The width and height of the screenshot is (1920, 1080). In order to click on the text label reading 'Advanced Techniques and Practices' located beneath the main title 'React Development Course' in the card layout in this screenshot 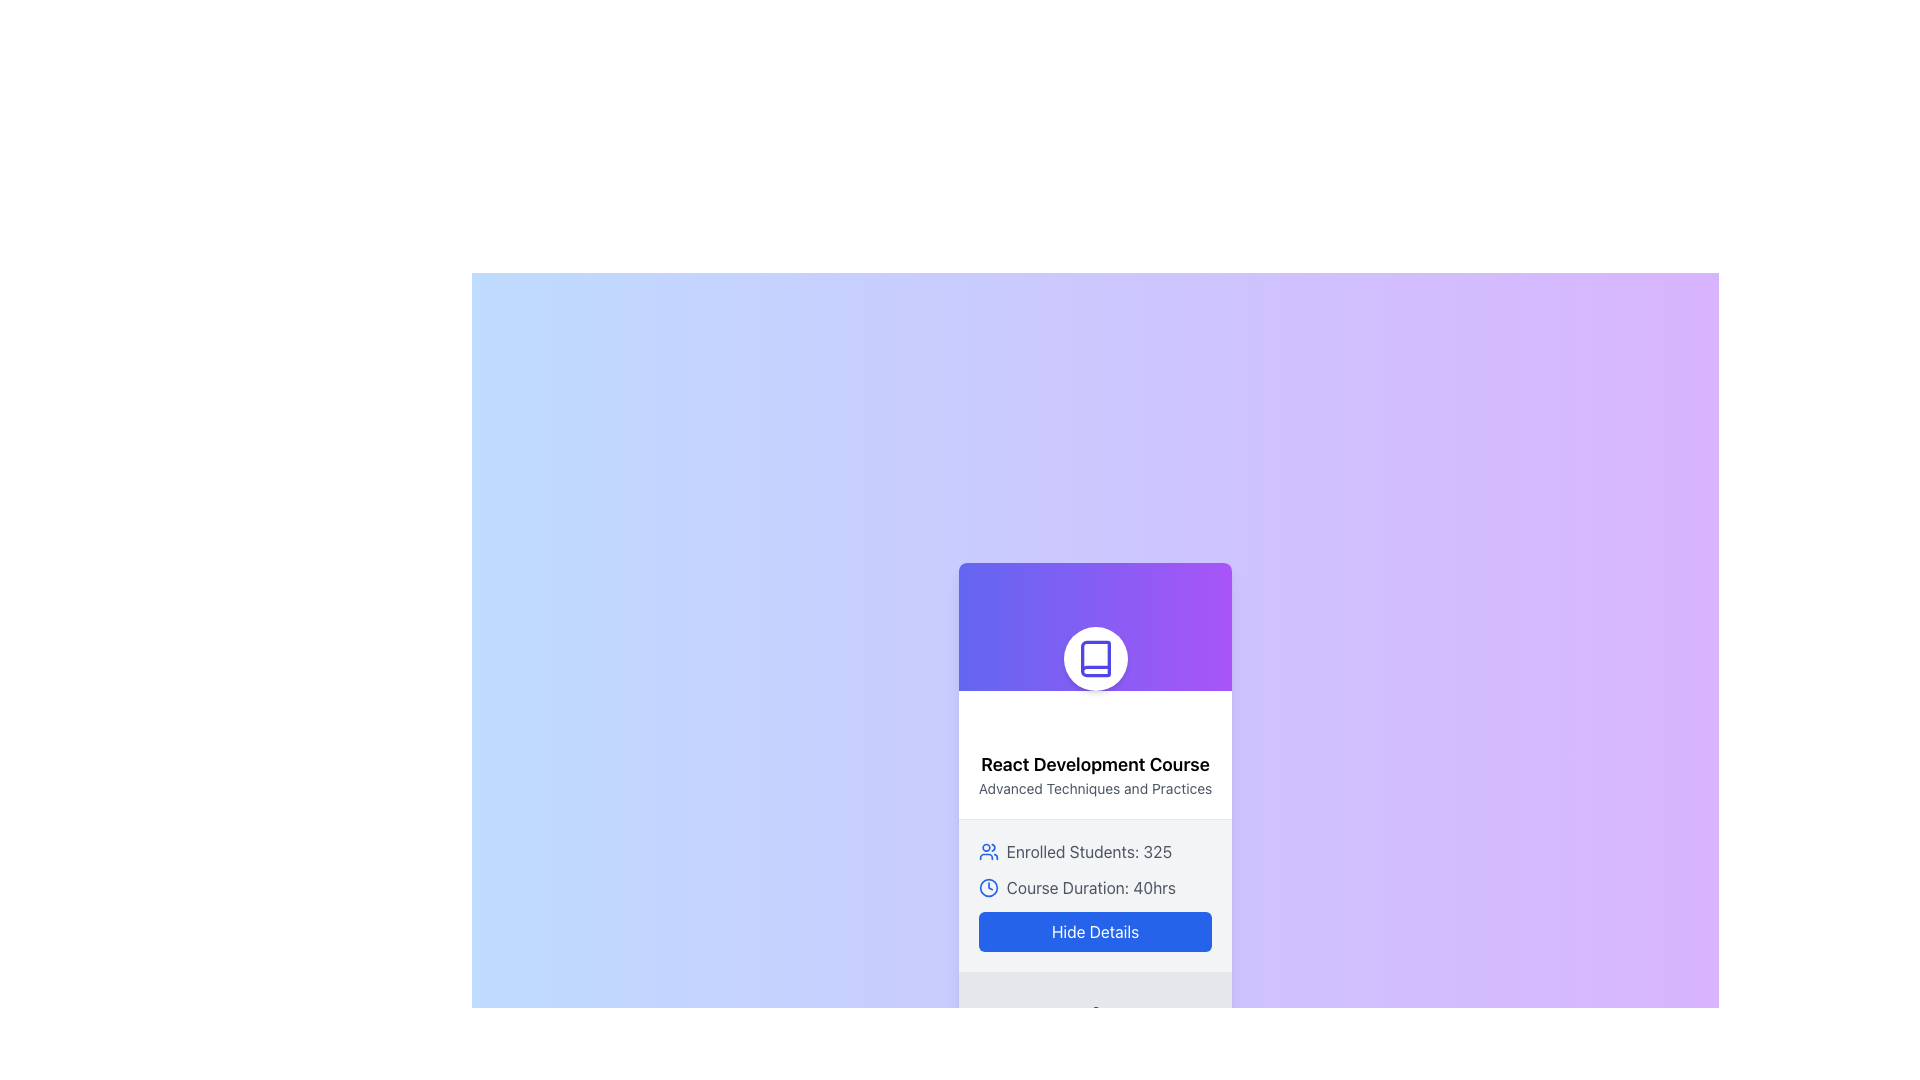, I will do `click(1094, 788)`.